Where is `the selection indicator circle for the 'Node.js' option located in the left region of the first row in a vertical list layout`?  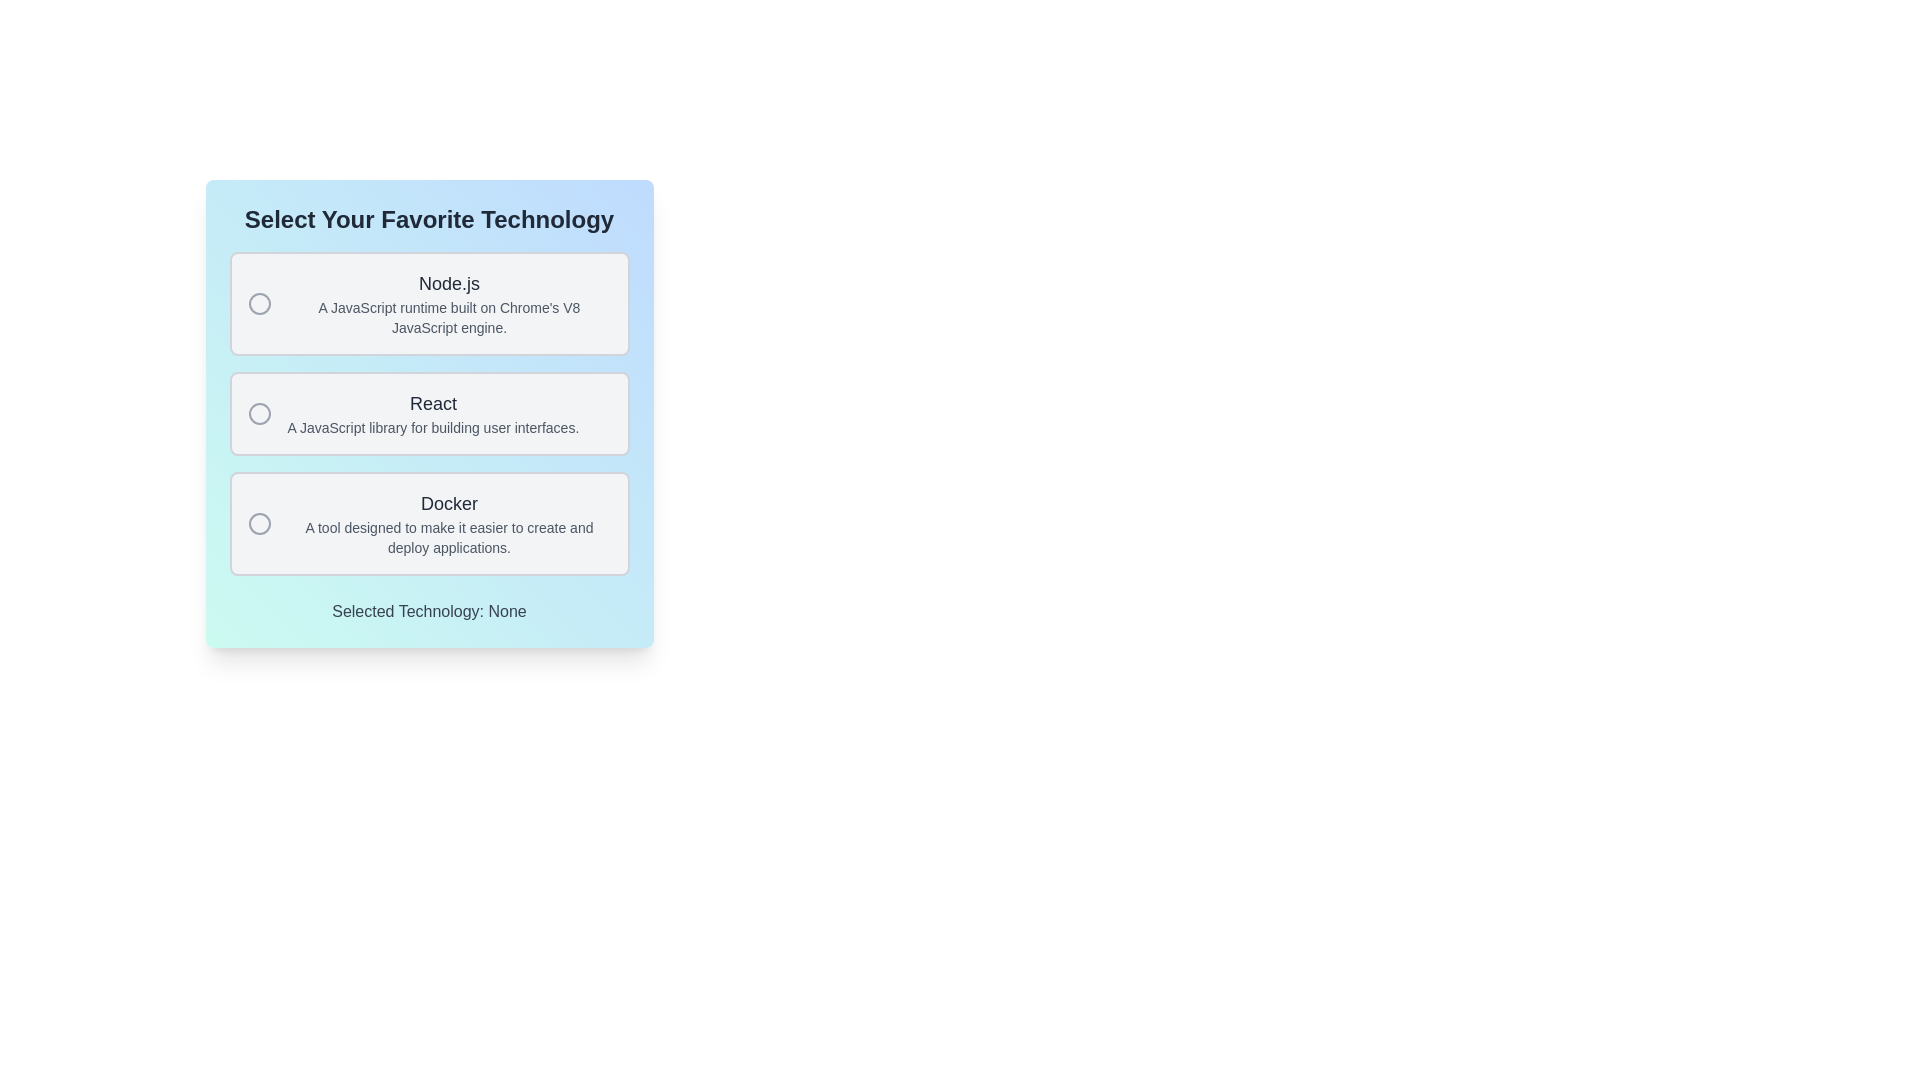 the selection indicator circle for the 'Node.js' option located in the left region of the first row in a vertical list layout is located at coordinates (258, 304).